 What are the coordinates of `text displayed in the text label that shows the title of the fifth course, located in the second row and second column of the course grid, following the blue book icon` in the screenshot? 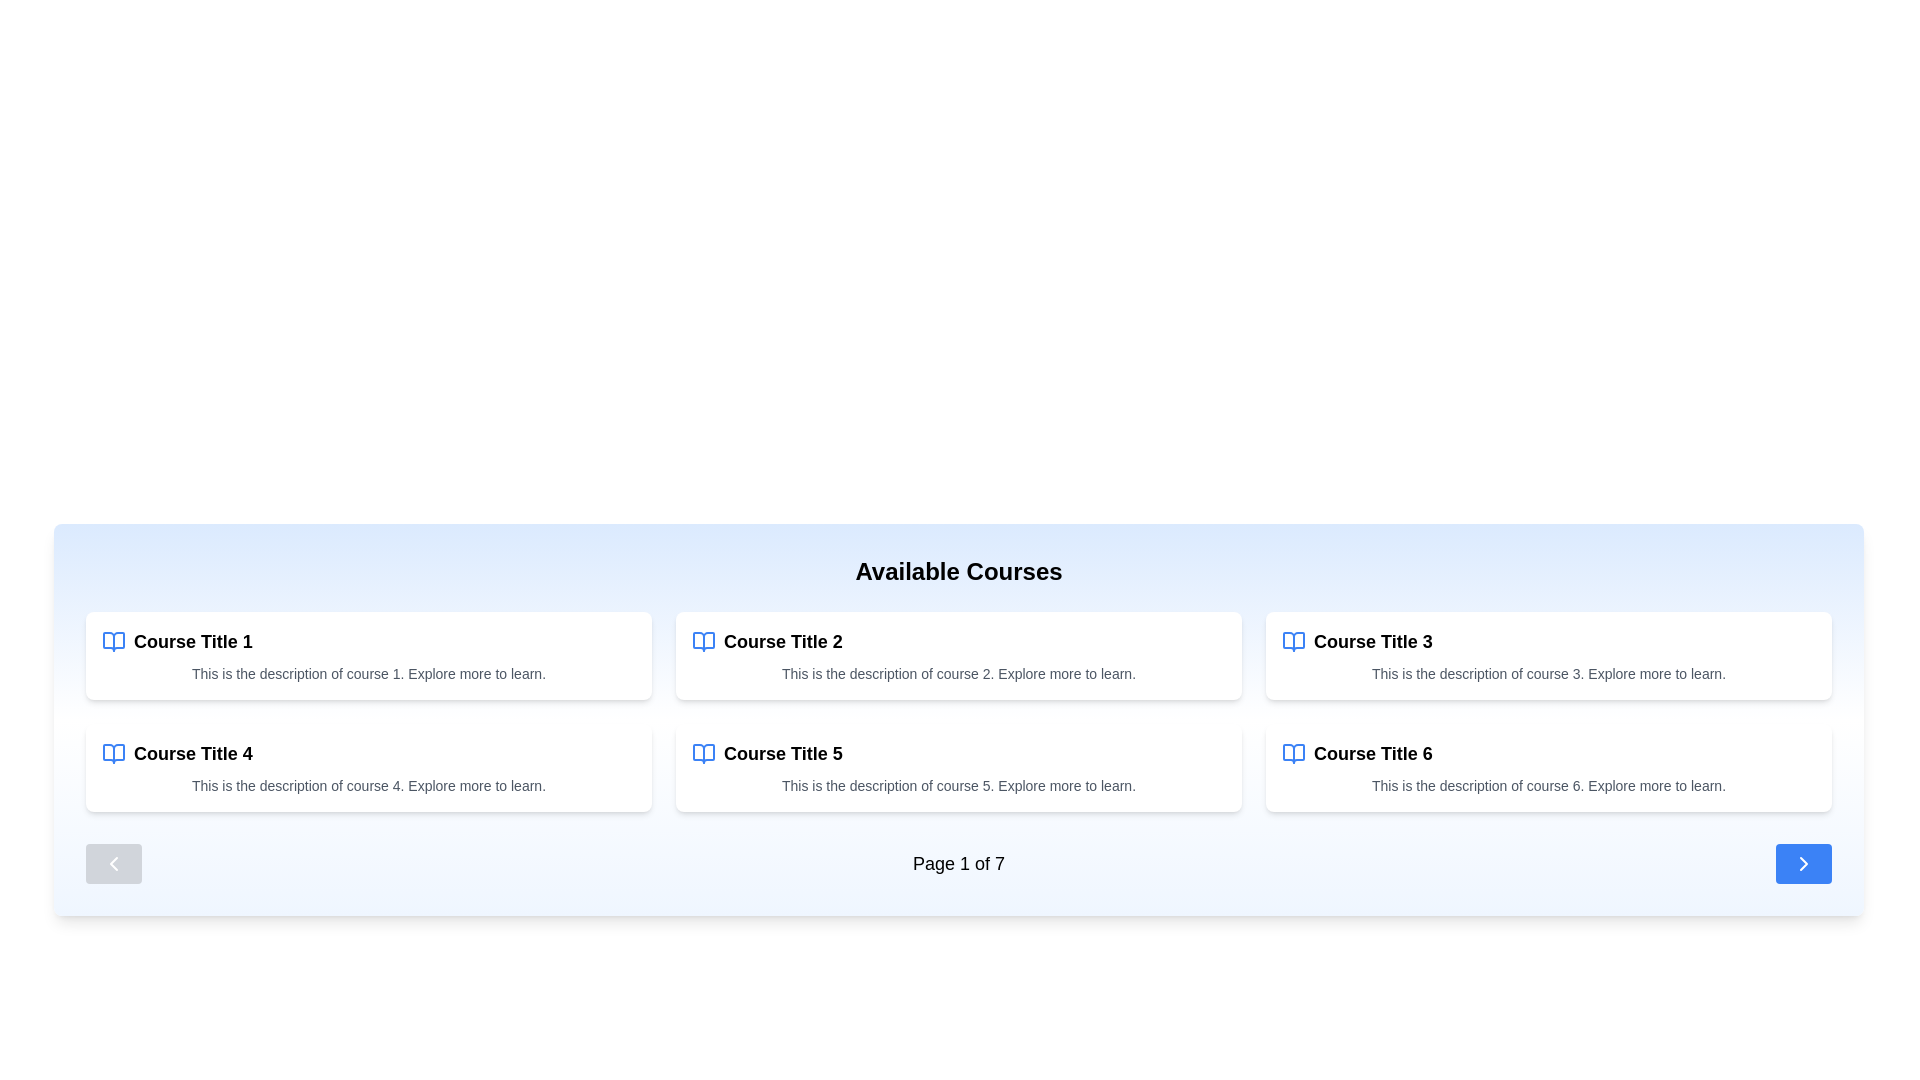 It's located at (782, 753).